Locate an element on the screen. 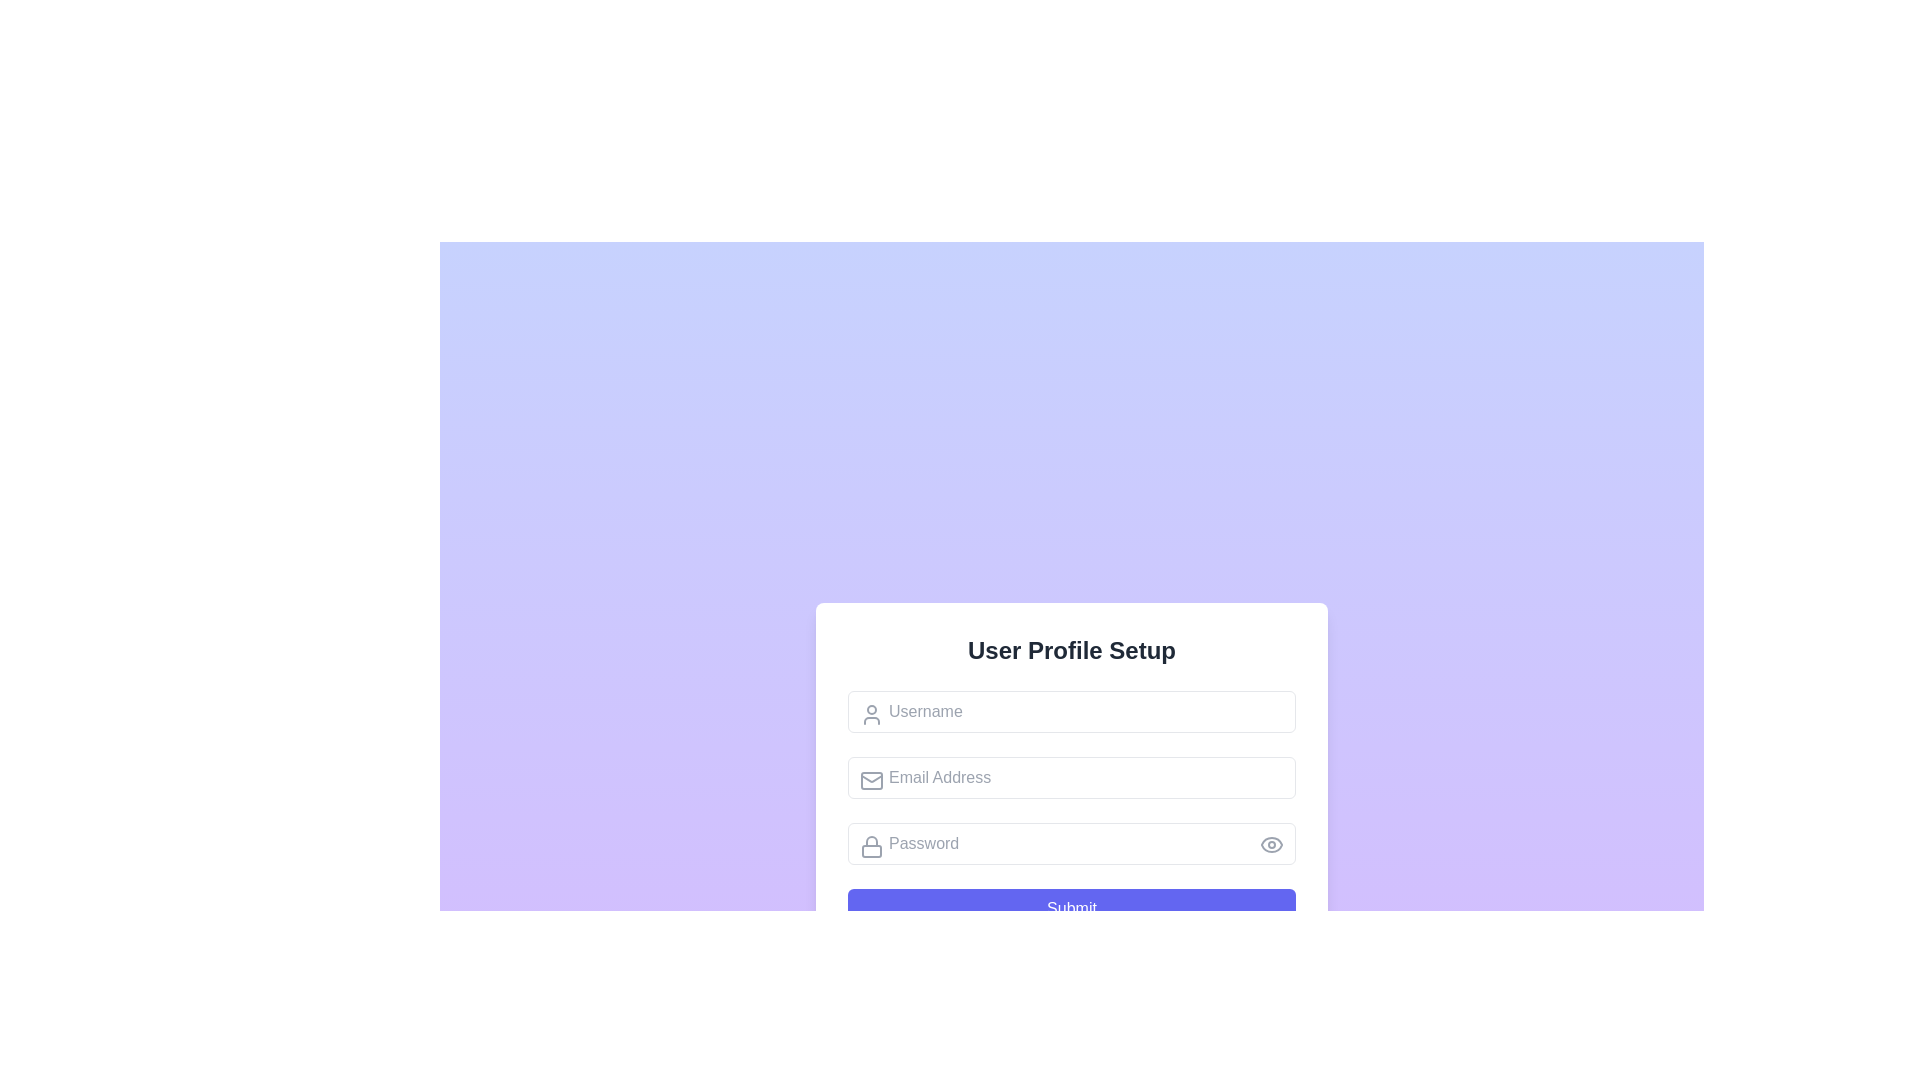  the top semi-circular section of the lock icon, which is styled with a thin black stroke and located above the solid rectangular part of the lock icon in the password entry area is located at coordinates (872, 841).